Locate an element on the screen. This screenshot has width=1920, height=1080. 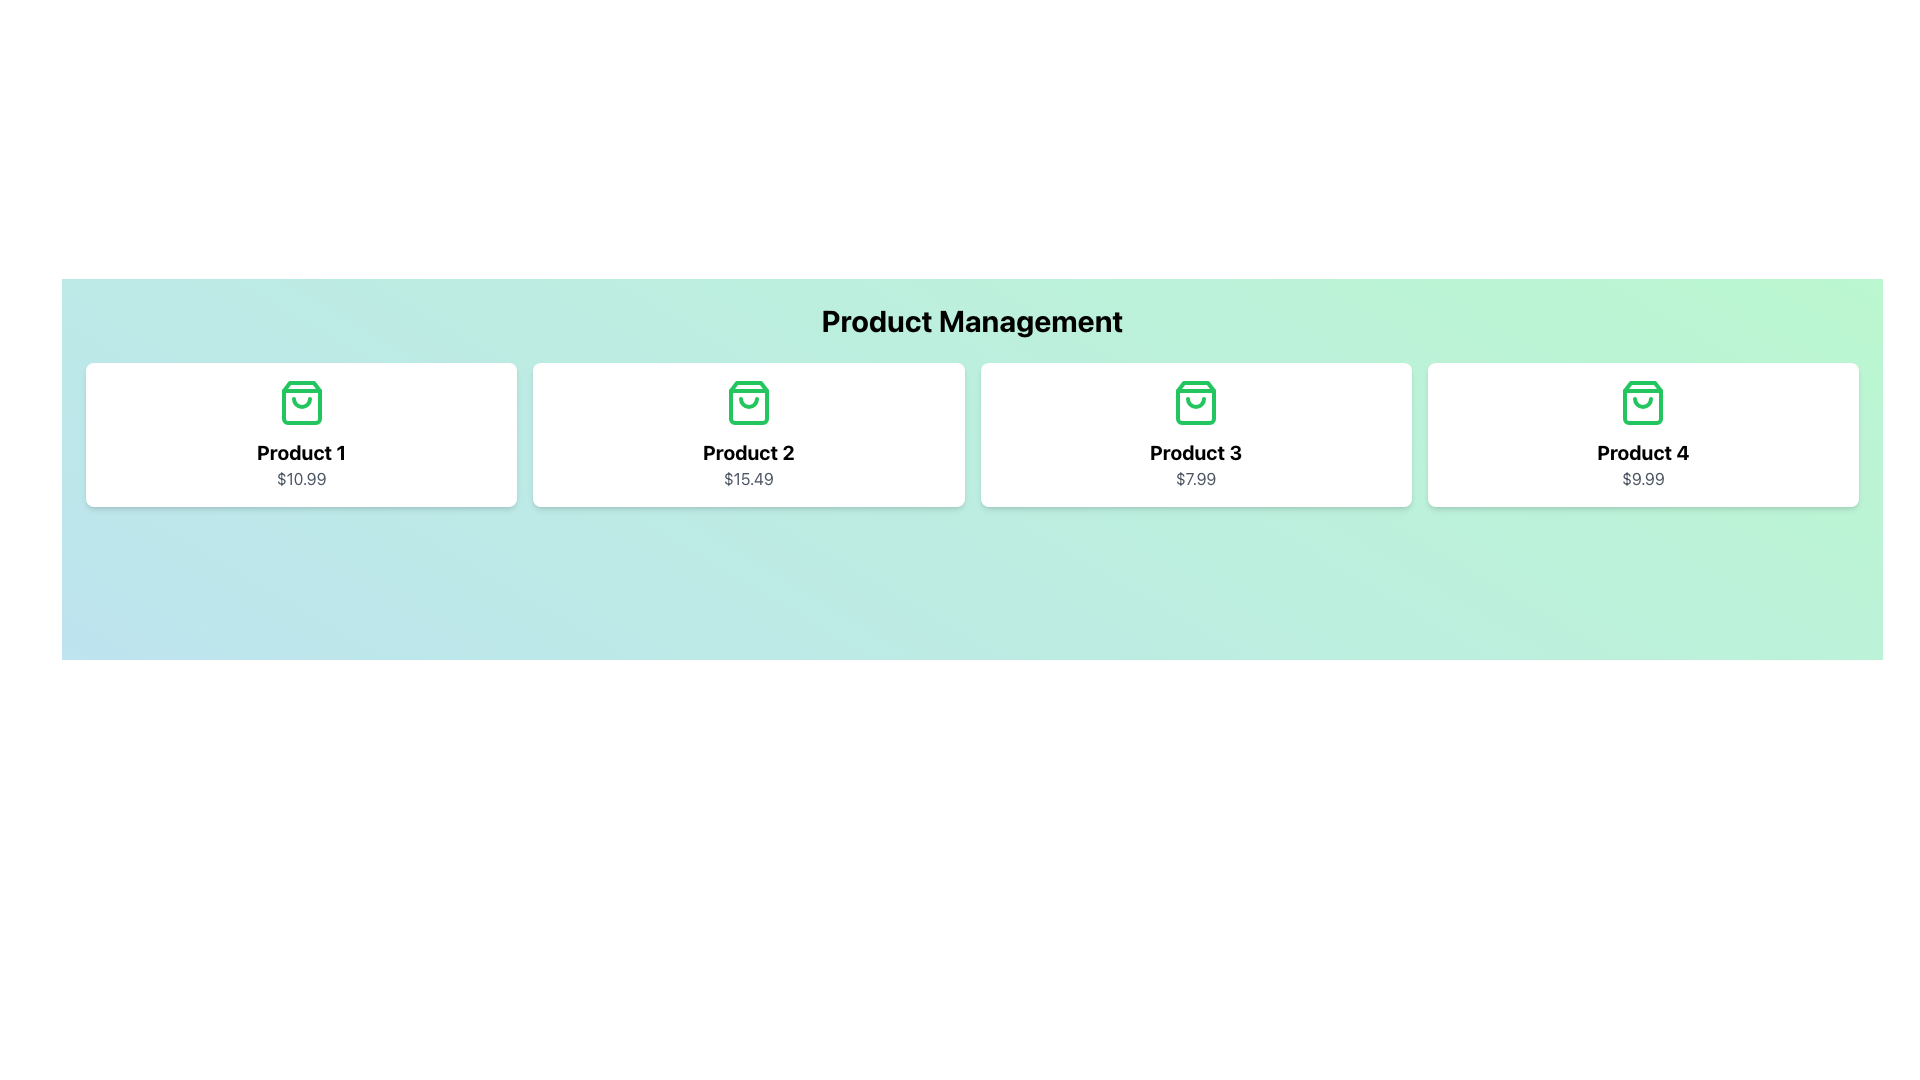
the product display card element located in the third column of a four-item grid layout, which presents product information such as title and price is located at coordinates (1196, 434).